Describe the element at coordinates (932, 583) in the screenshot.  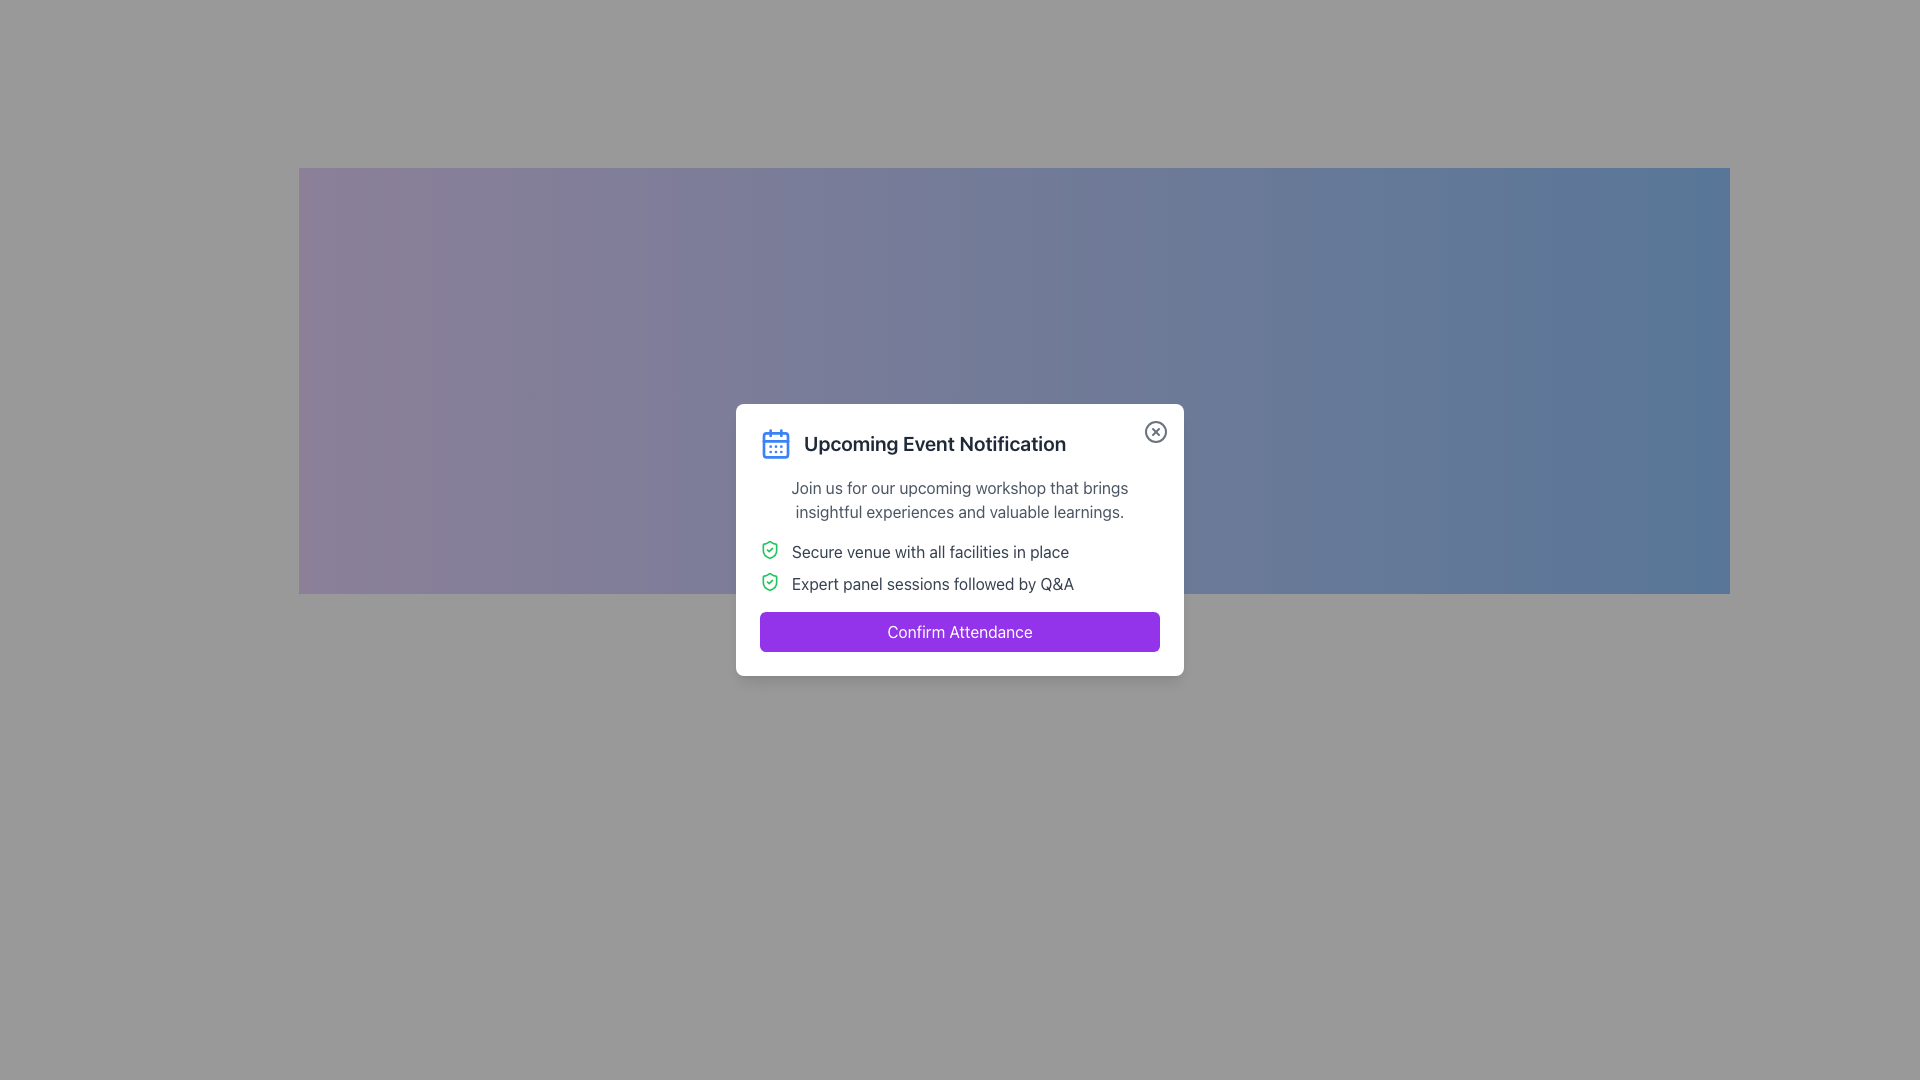
I see `text that conveys information about the availability of expert panel sessions followed by a Q&A session, located as the second line of text within the detail block of the event details card` at that location.